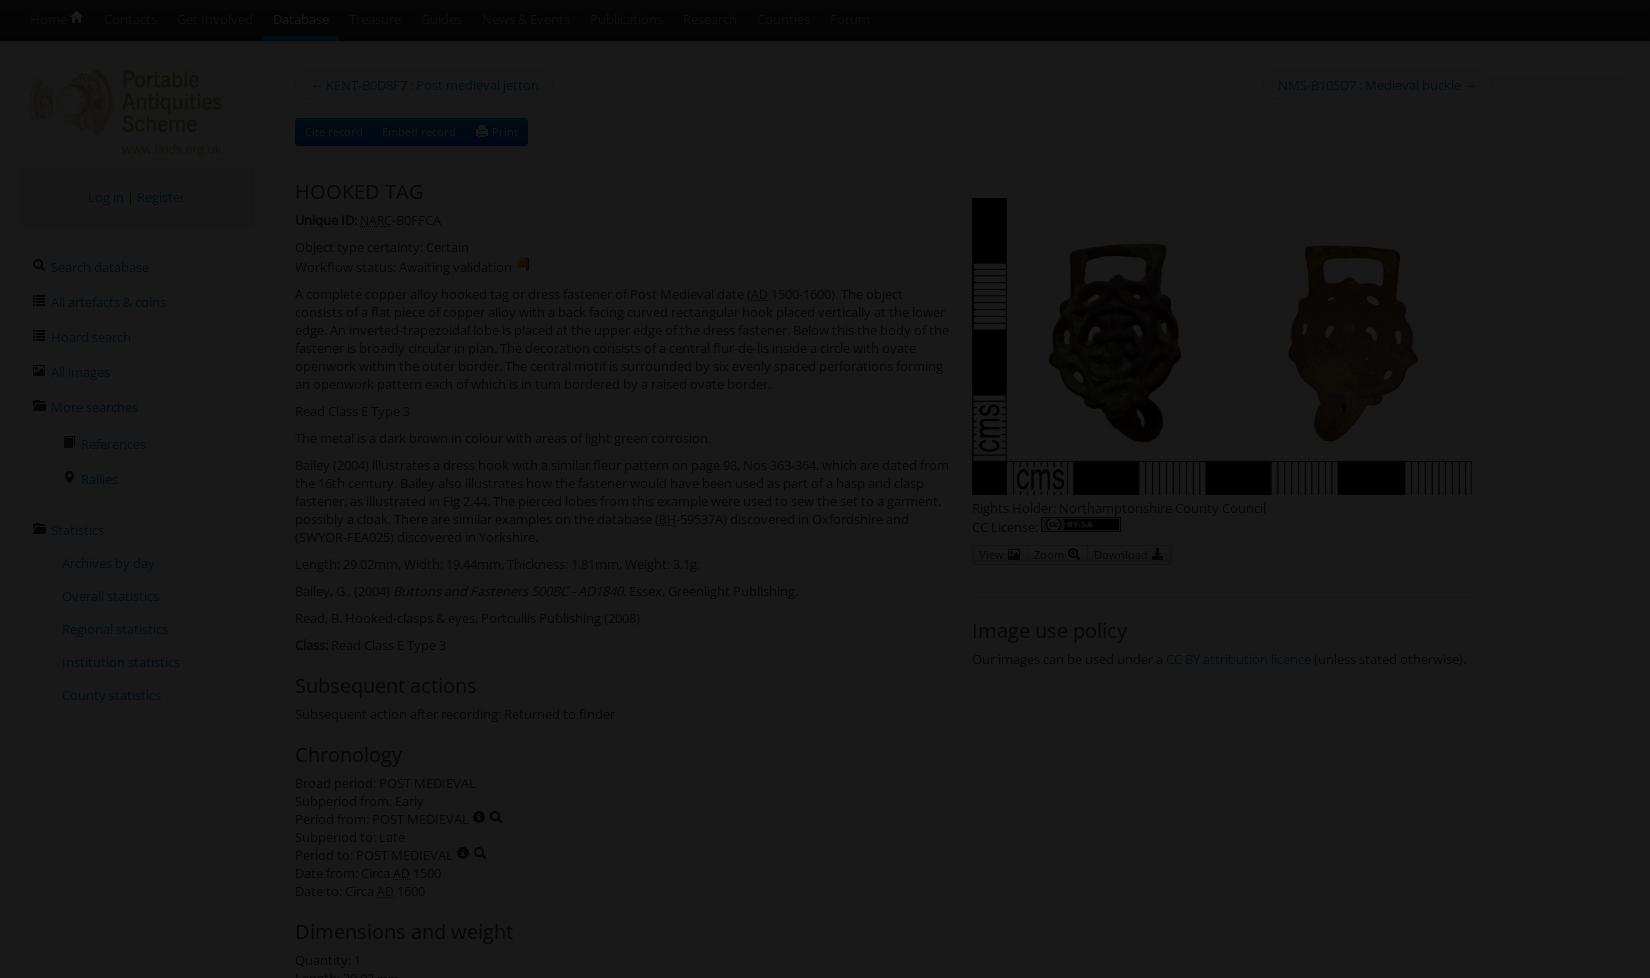 The width and height of the screenshot is (1650, 978). I want to click on '1600', so click(394, 889).